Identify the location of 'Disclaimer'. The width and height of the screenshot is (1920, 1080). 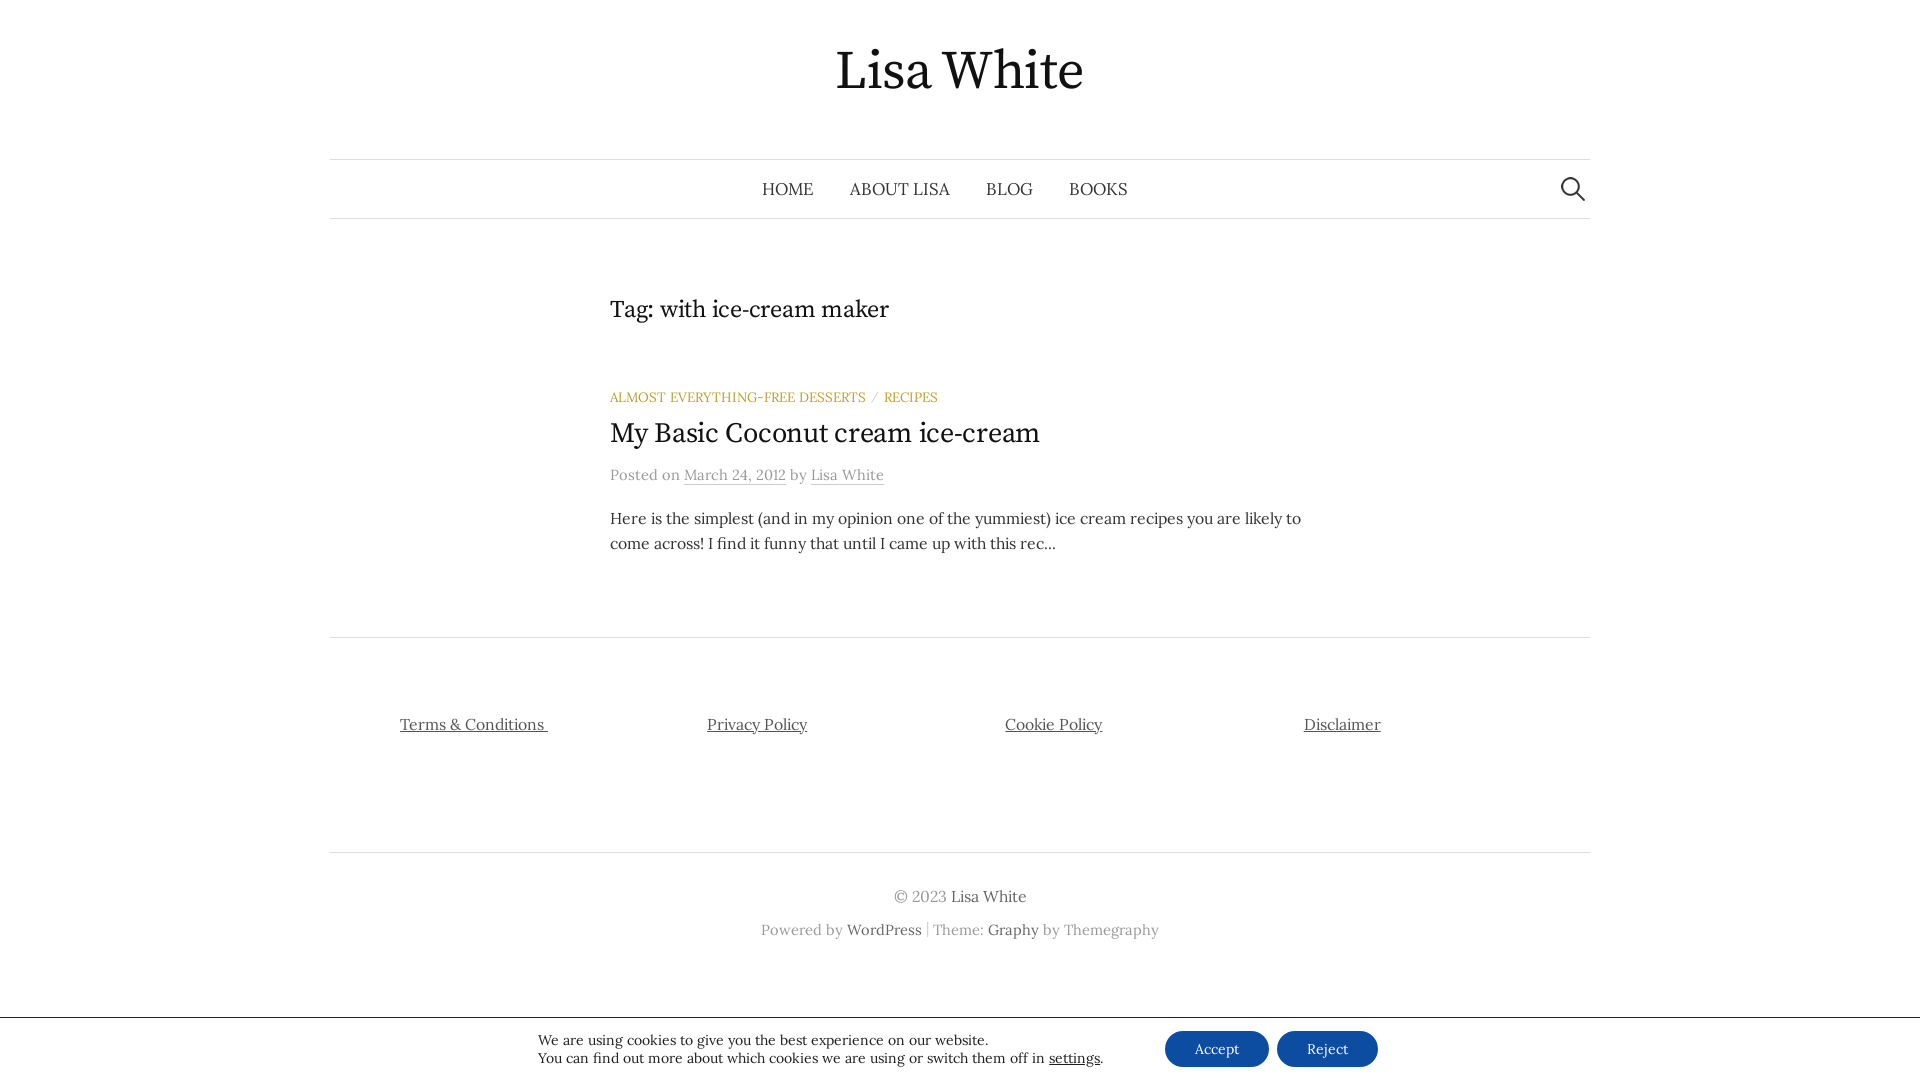
(1342, 724).